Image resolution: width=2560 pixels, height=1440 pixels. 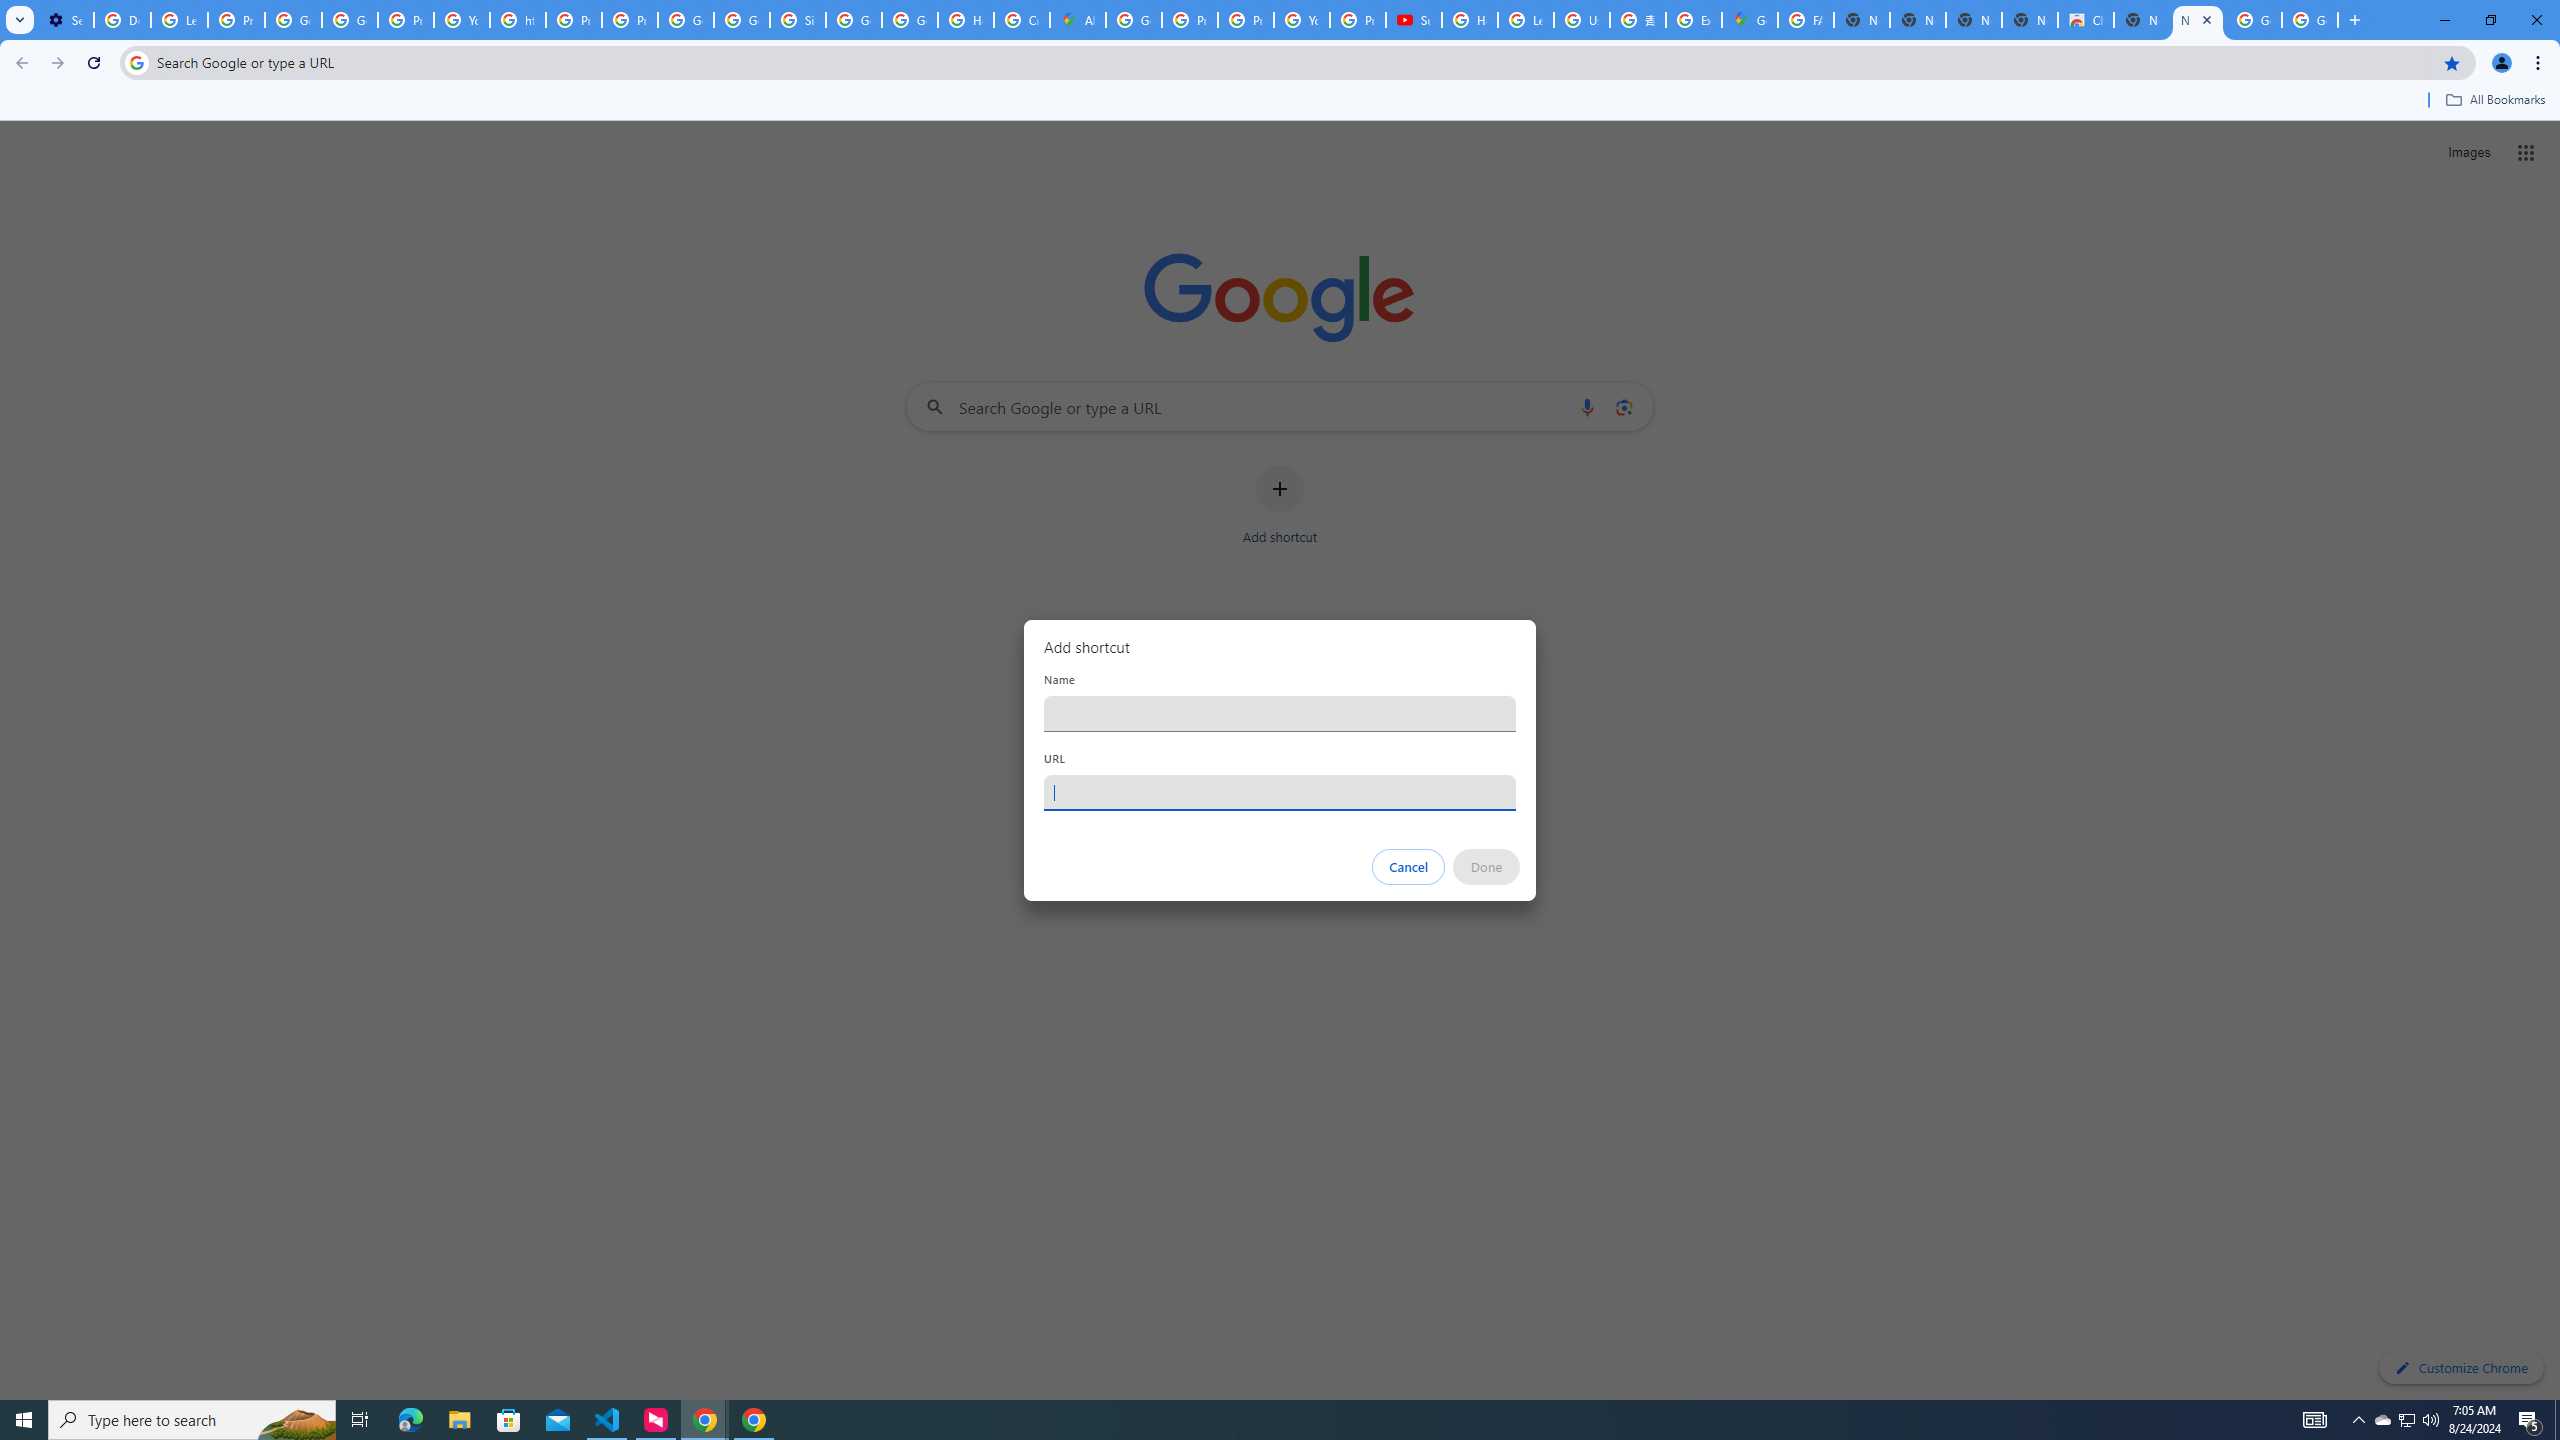 What do you see at coordinates (65, 19) in the screenshot?
I see `'Settings - Performance'` at bounding box center [65, 19].